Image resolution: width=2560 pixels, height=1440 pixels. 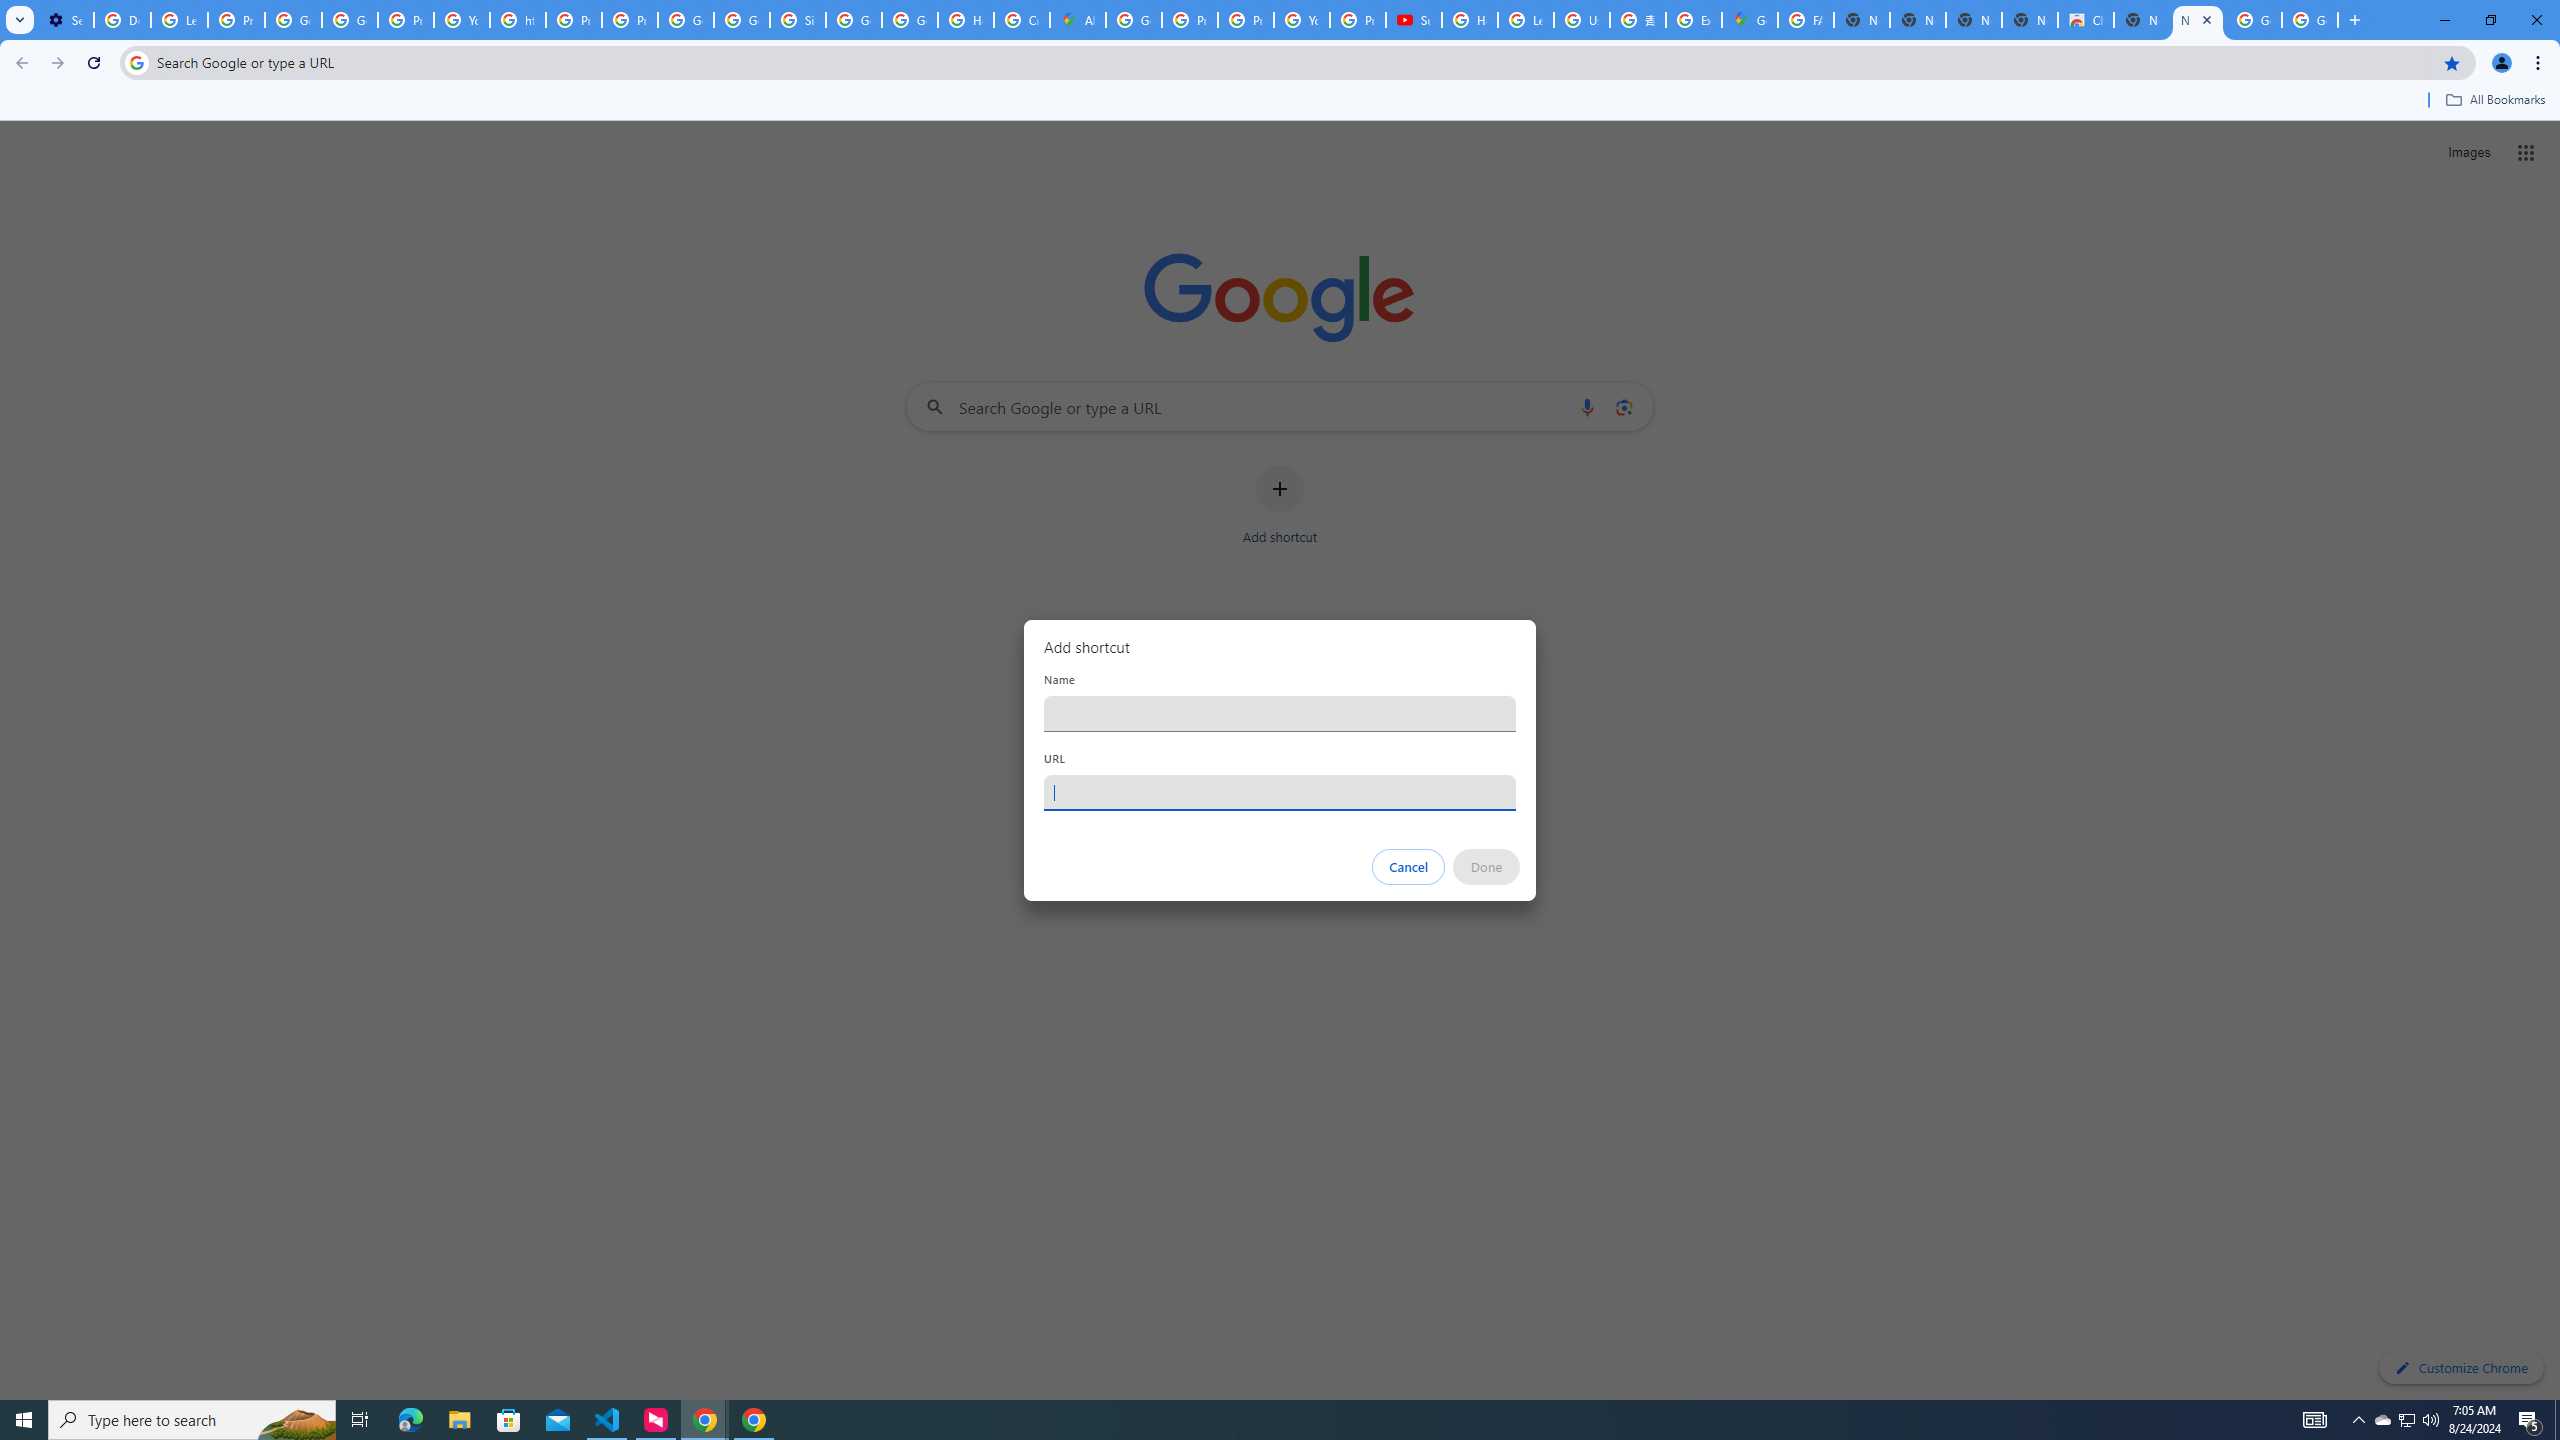 What do you see at coordinates (65, 19) in the screenshot?
I see `'Settings - Performance'` at bounding box center [65, 19].